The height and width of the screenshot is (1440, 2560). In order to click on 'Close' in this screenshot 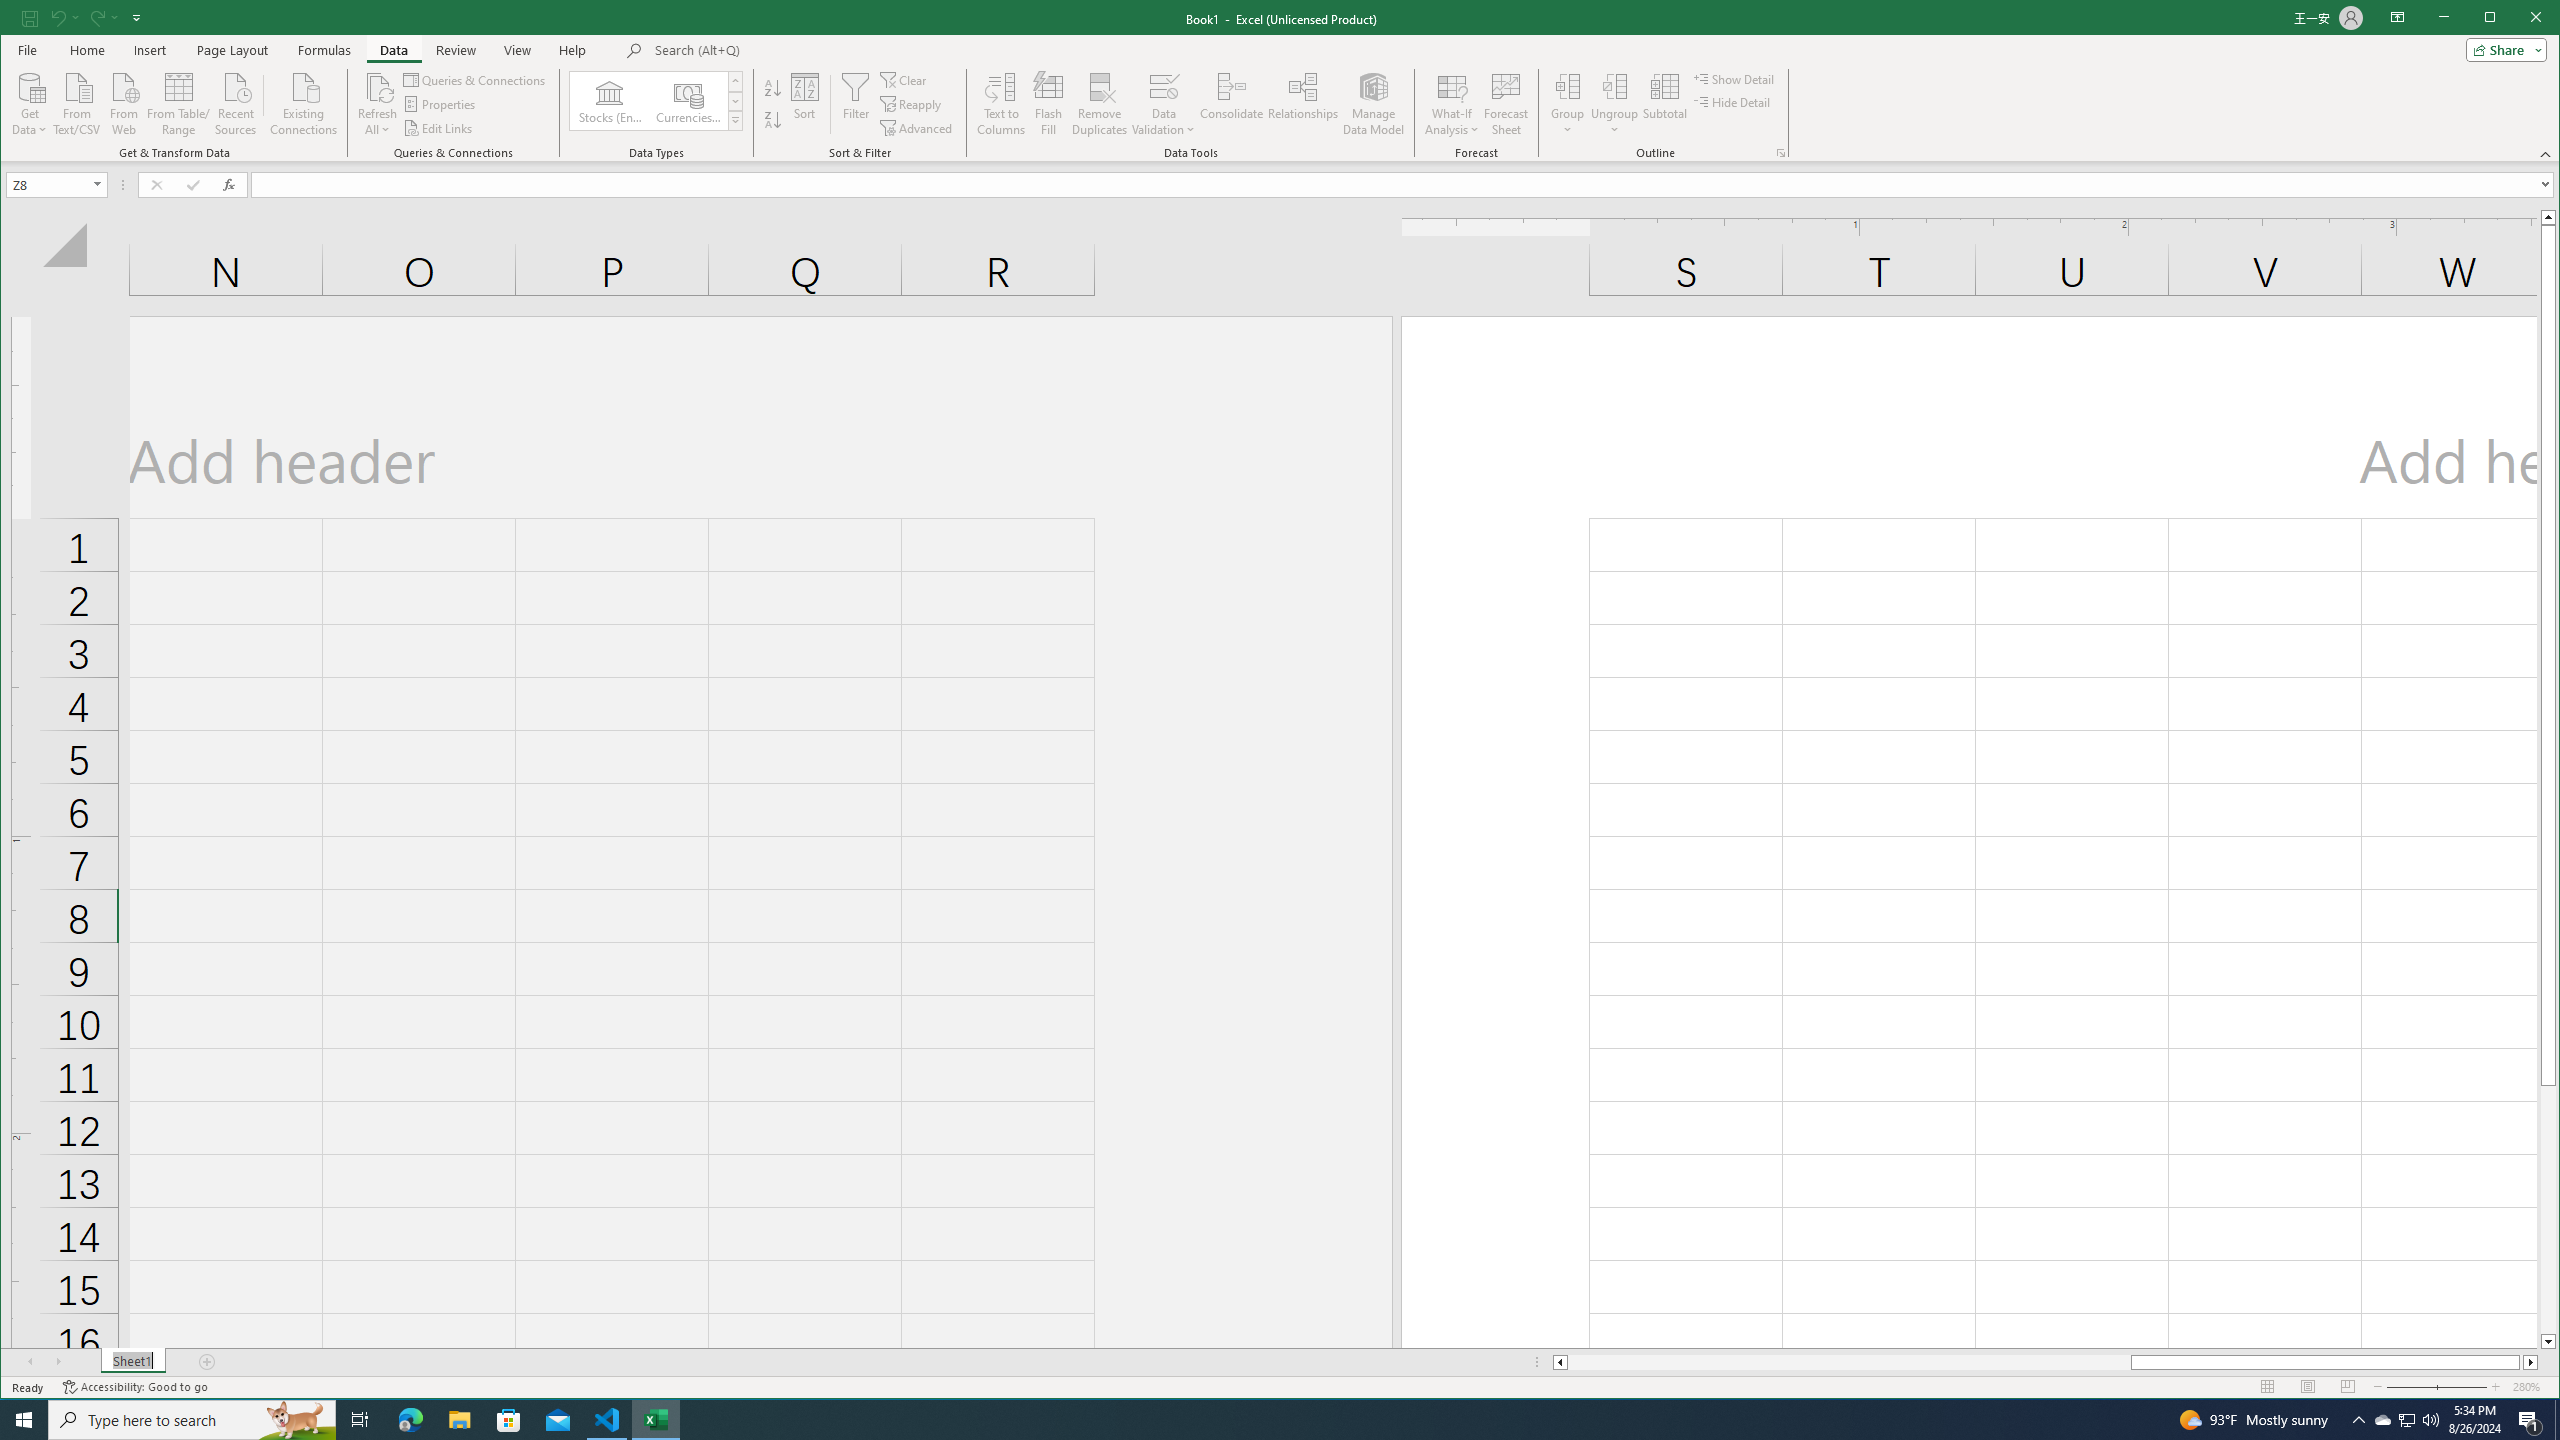, I will do `click(2539, 19)`.